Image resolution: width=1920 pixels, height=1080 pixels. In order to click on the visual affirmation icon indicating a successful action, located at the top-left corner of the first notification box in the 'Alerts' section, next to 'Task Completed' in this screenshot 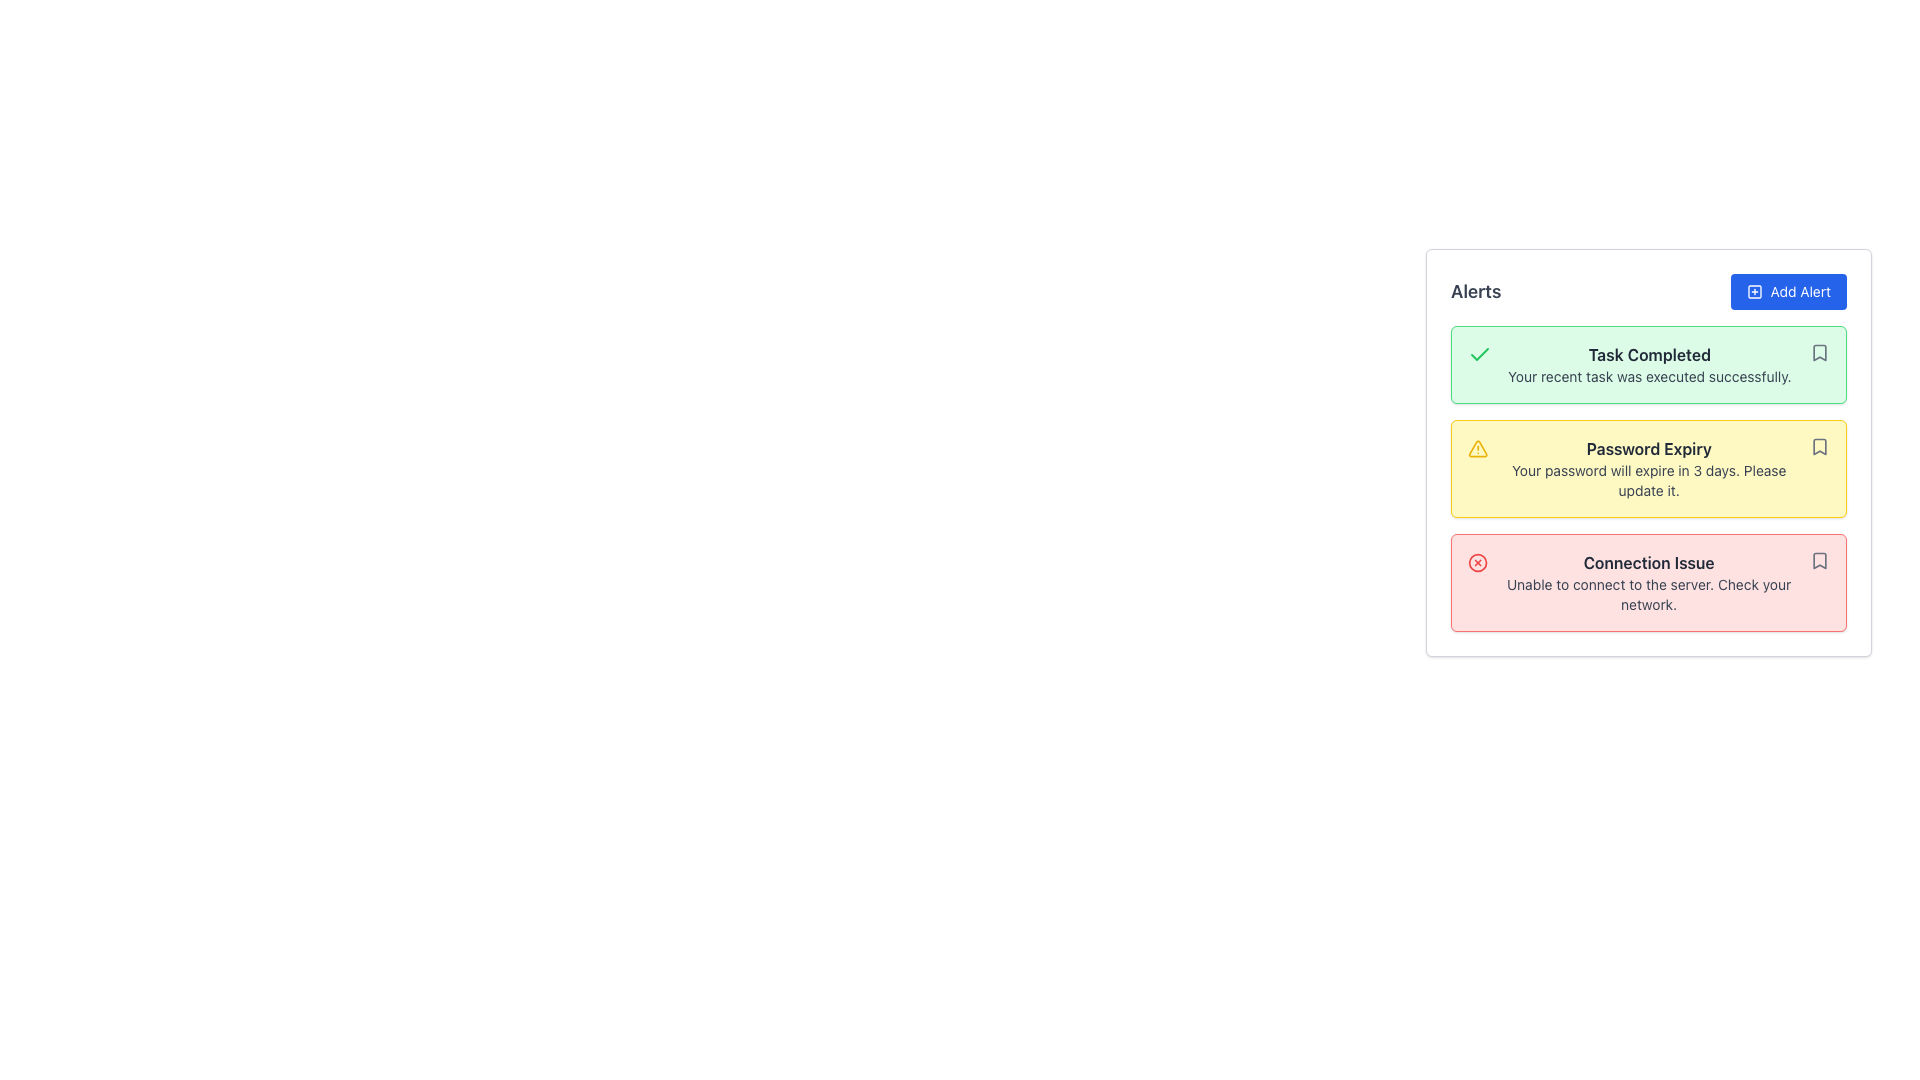, I will do `click(1479, 353)`.